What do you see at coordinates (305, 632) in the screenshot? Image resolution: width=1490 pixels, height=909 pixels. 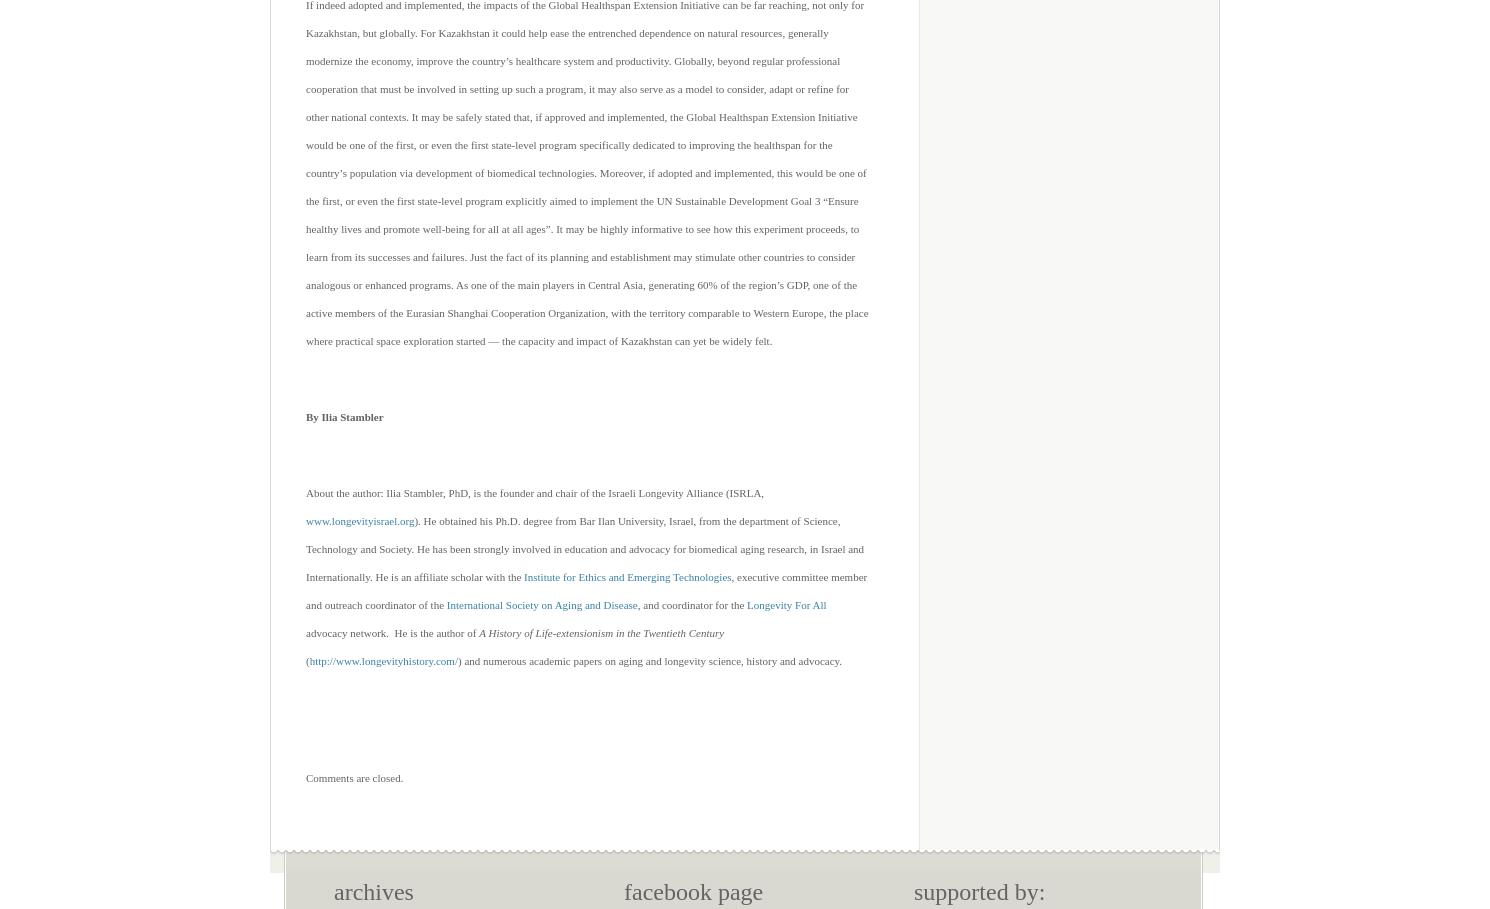 I see `'advocacy network.  He is the author of'` at bounding box center [305, 632].